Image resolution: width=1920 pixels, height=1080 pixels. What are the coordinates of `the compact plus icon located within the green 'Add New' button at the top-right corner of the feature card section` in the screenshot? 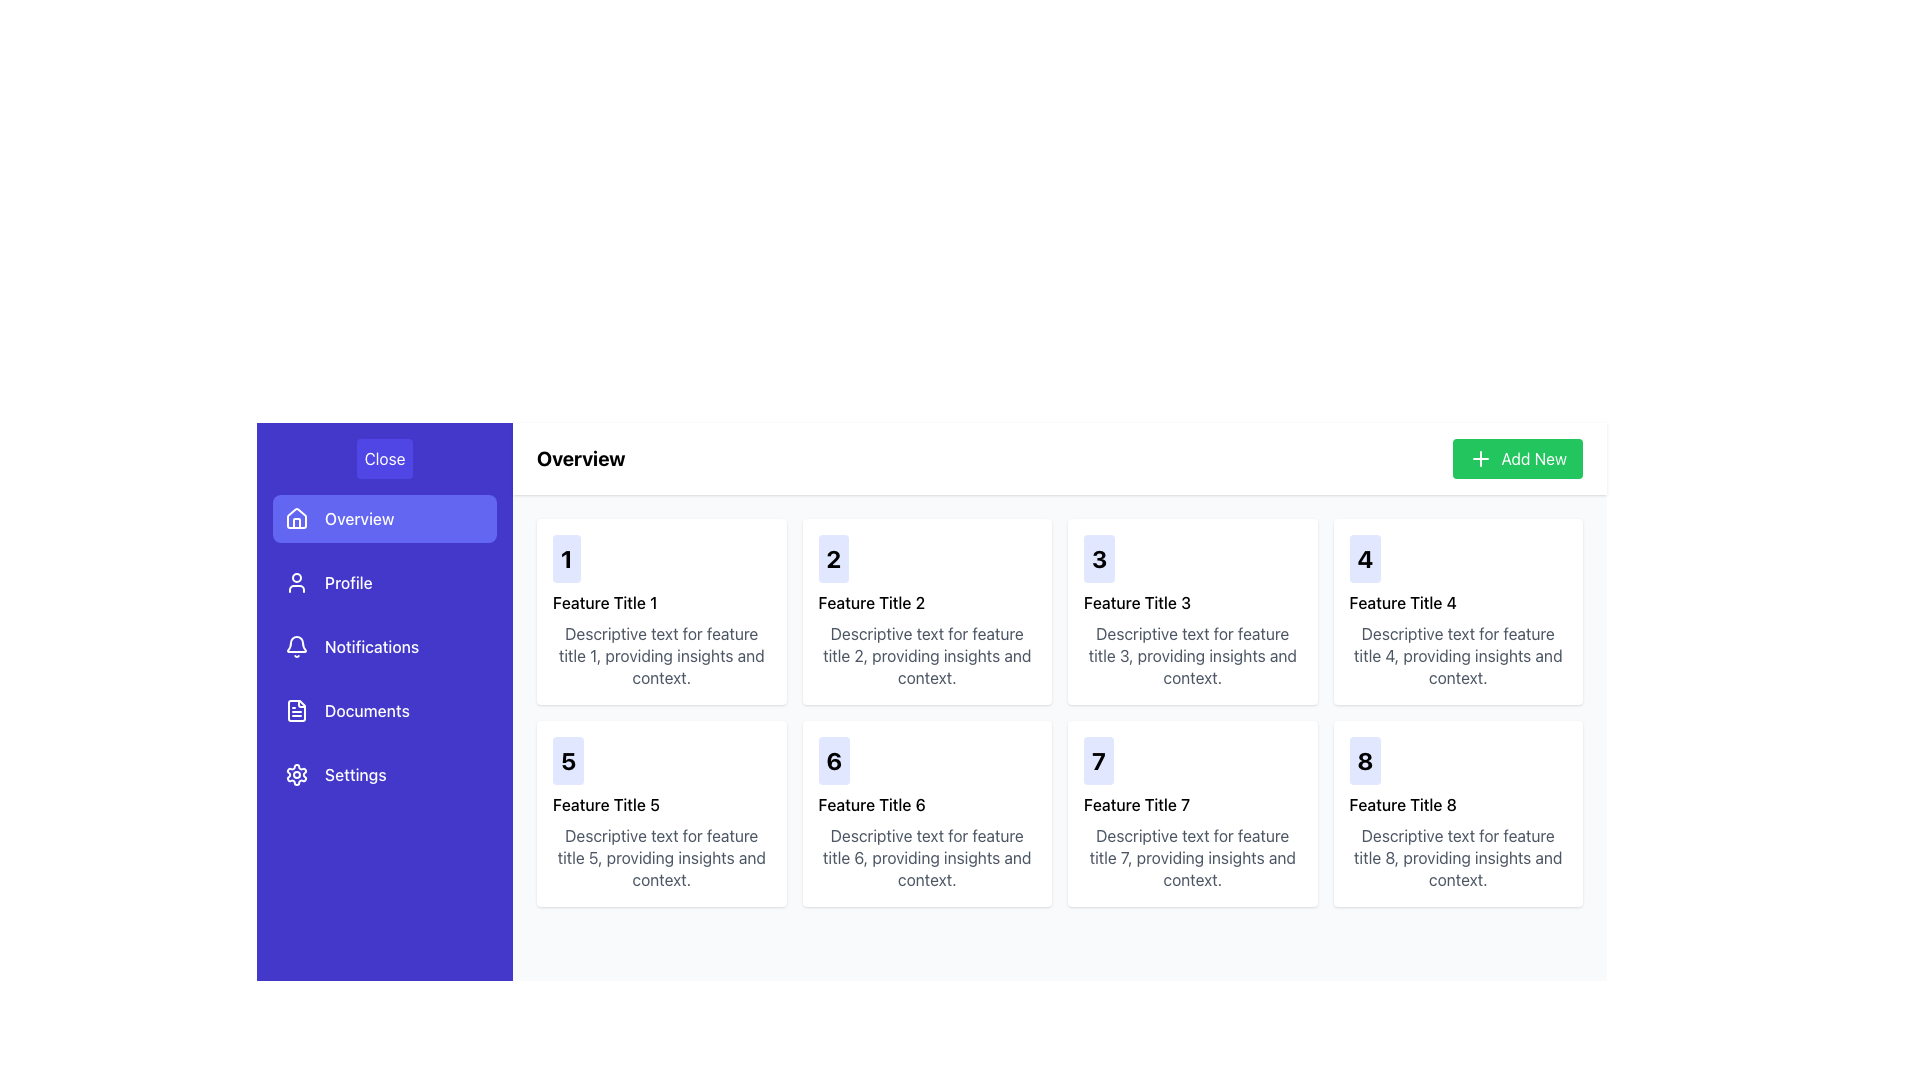 It's located at (1481, 459).